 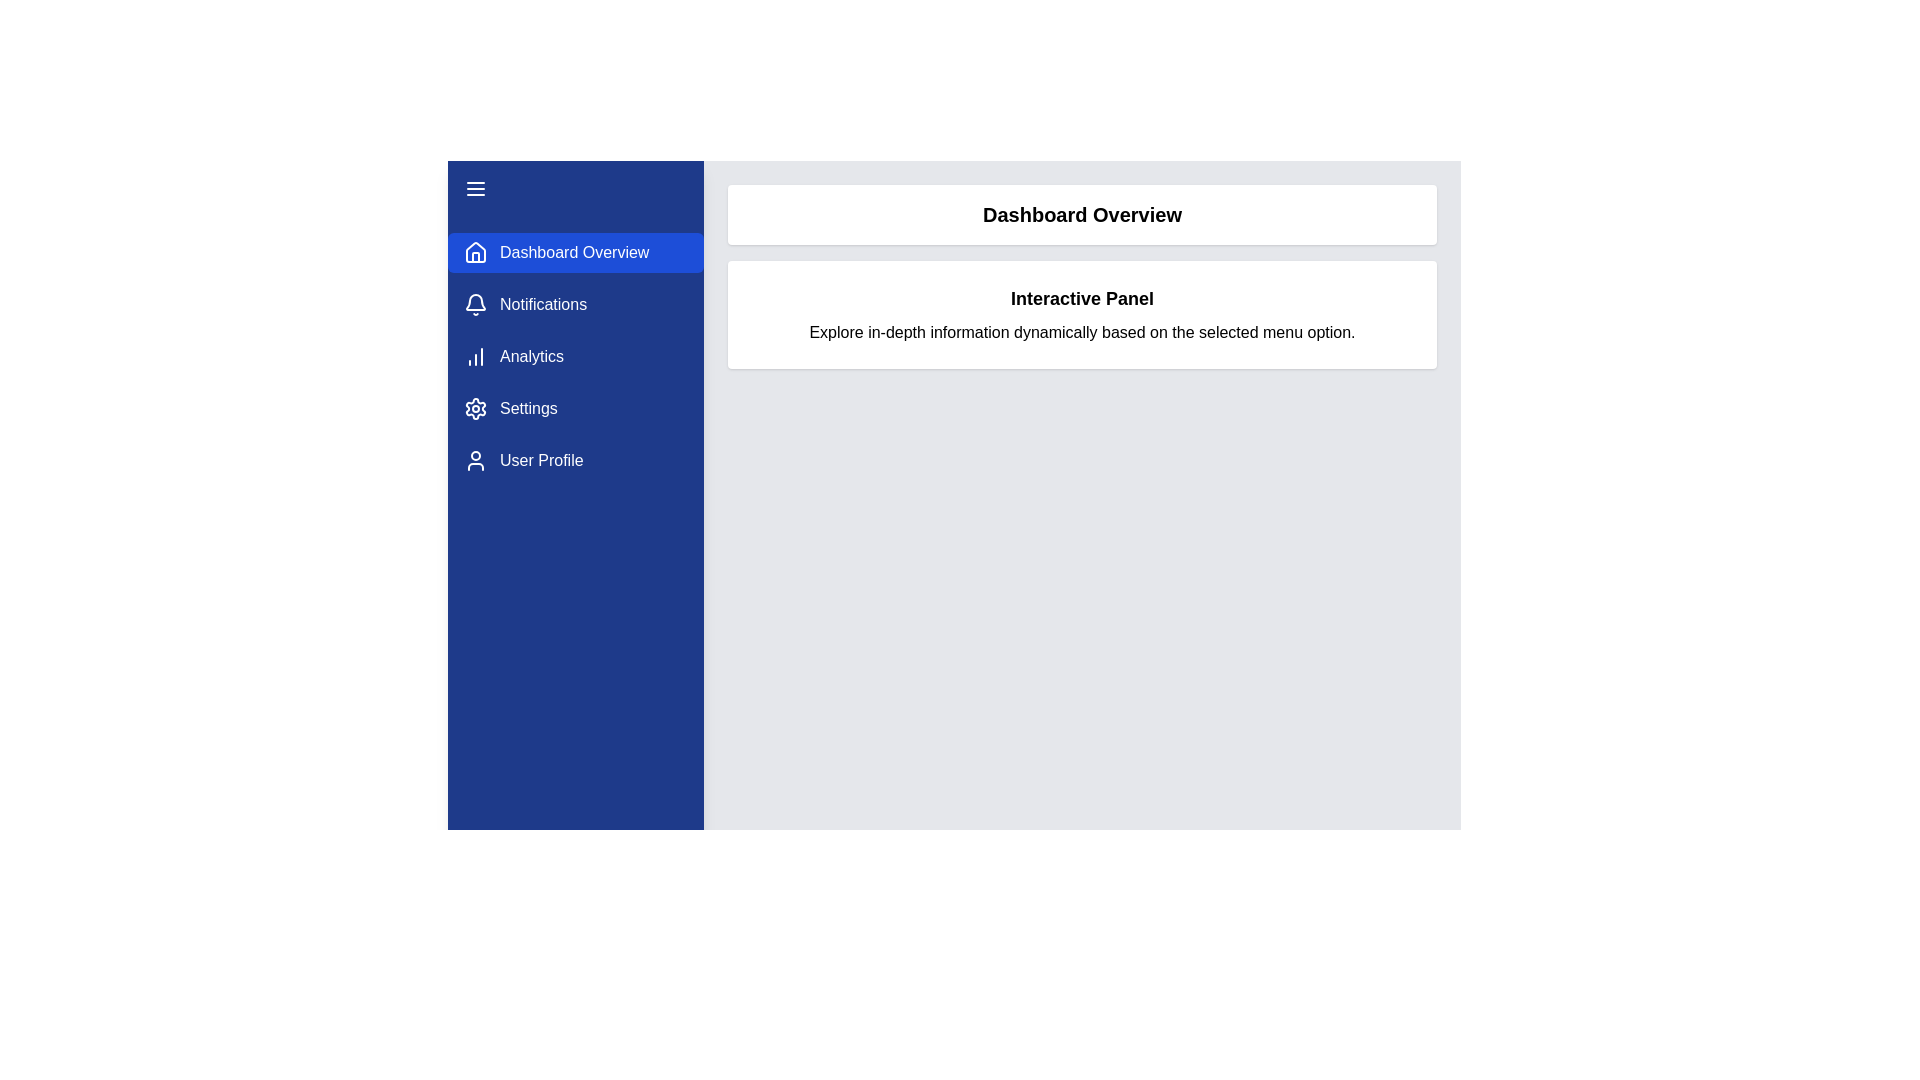 What do you see at coordinates (474, 302) in the screenshot?
I see `the bell-shaped icon within the SVG graphic, which has a minimalistic design with a solid outline` at bounding box center [474, 302].